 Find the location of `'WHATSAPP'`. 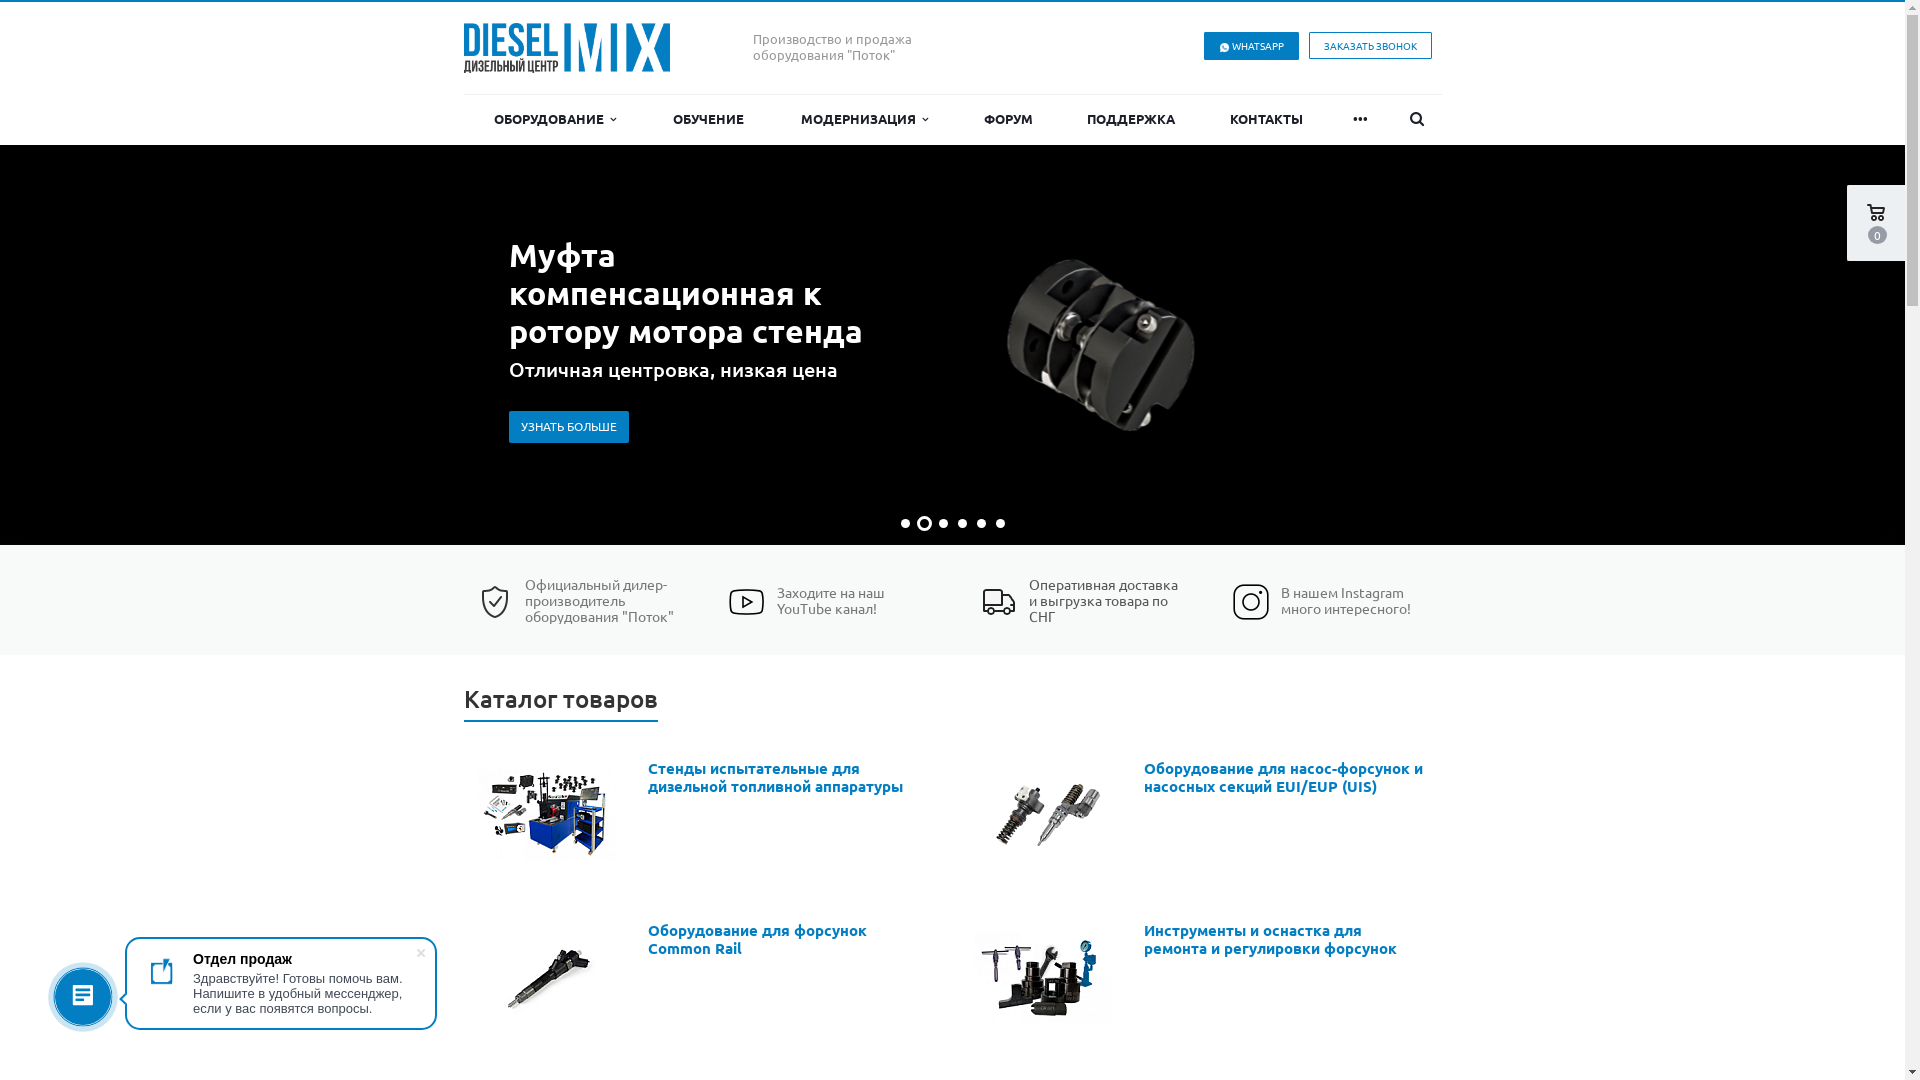

'WHATSAPP' is located at coordinates (1250, 45).